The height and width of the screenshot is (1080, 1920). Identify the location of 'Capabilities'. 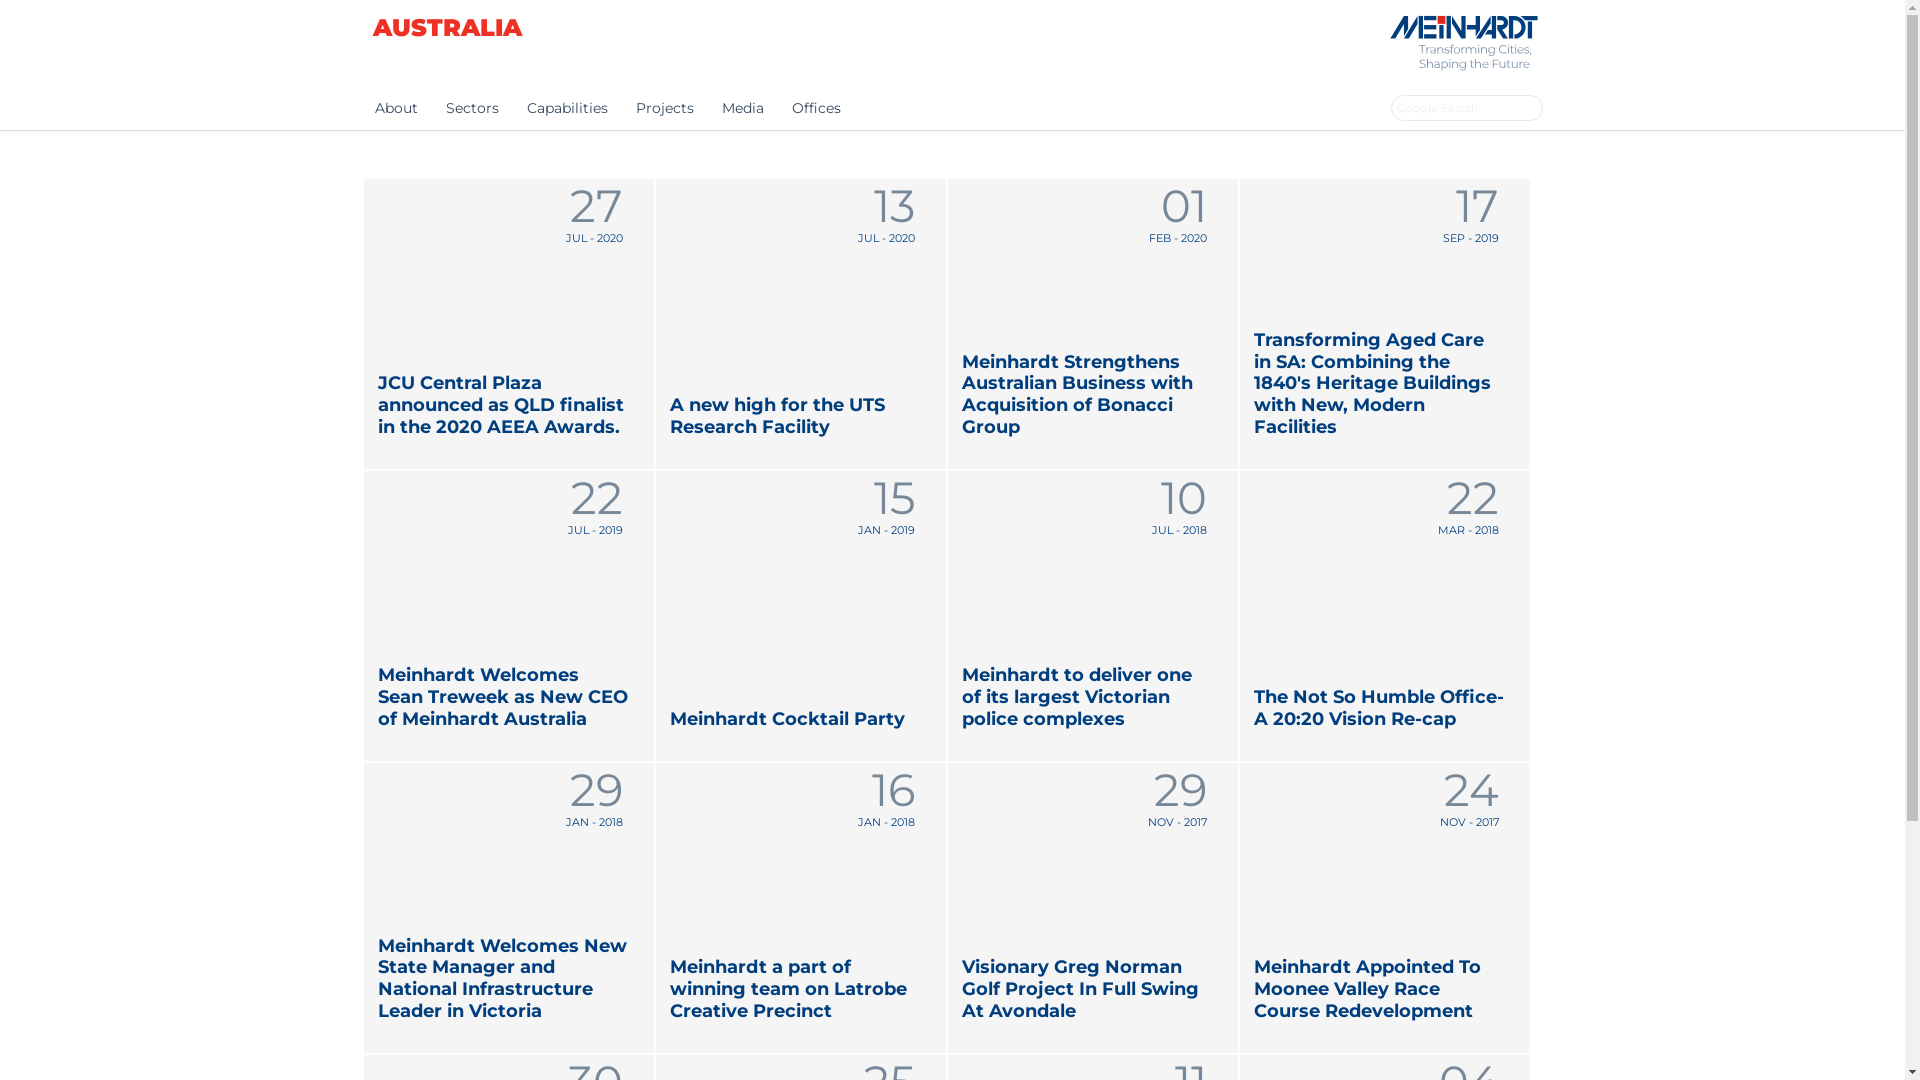
(565, 108).